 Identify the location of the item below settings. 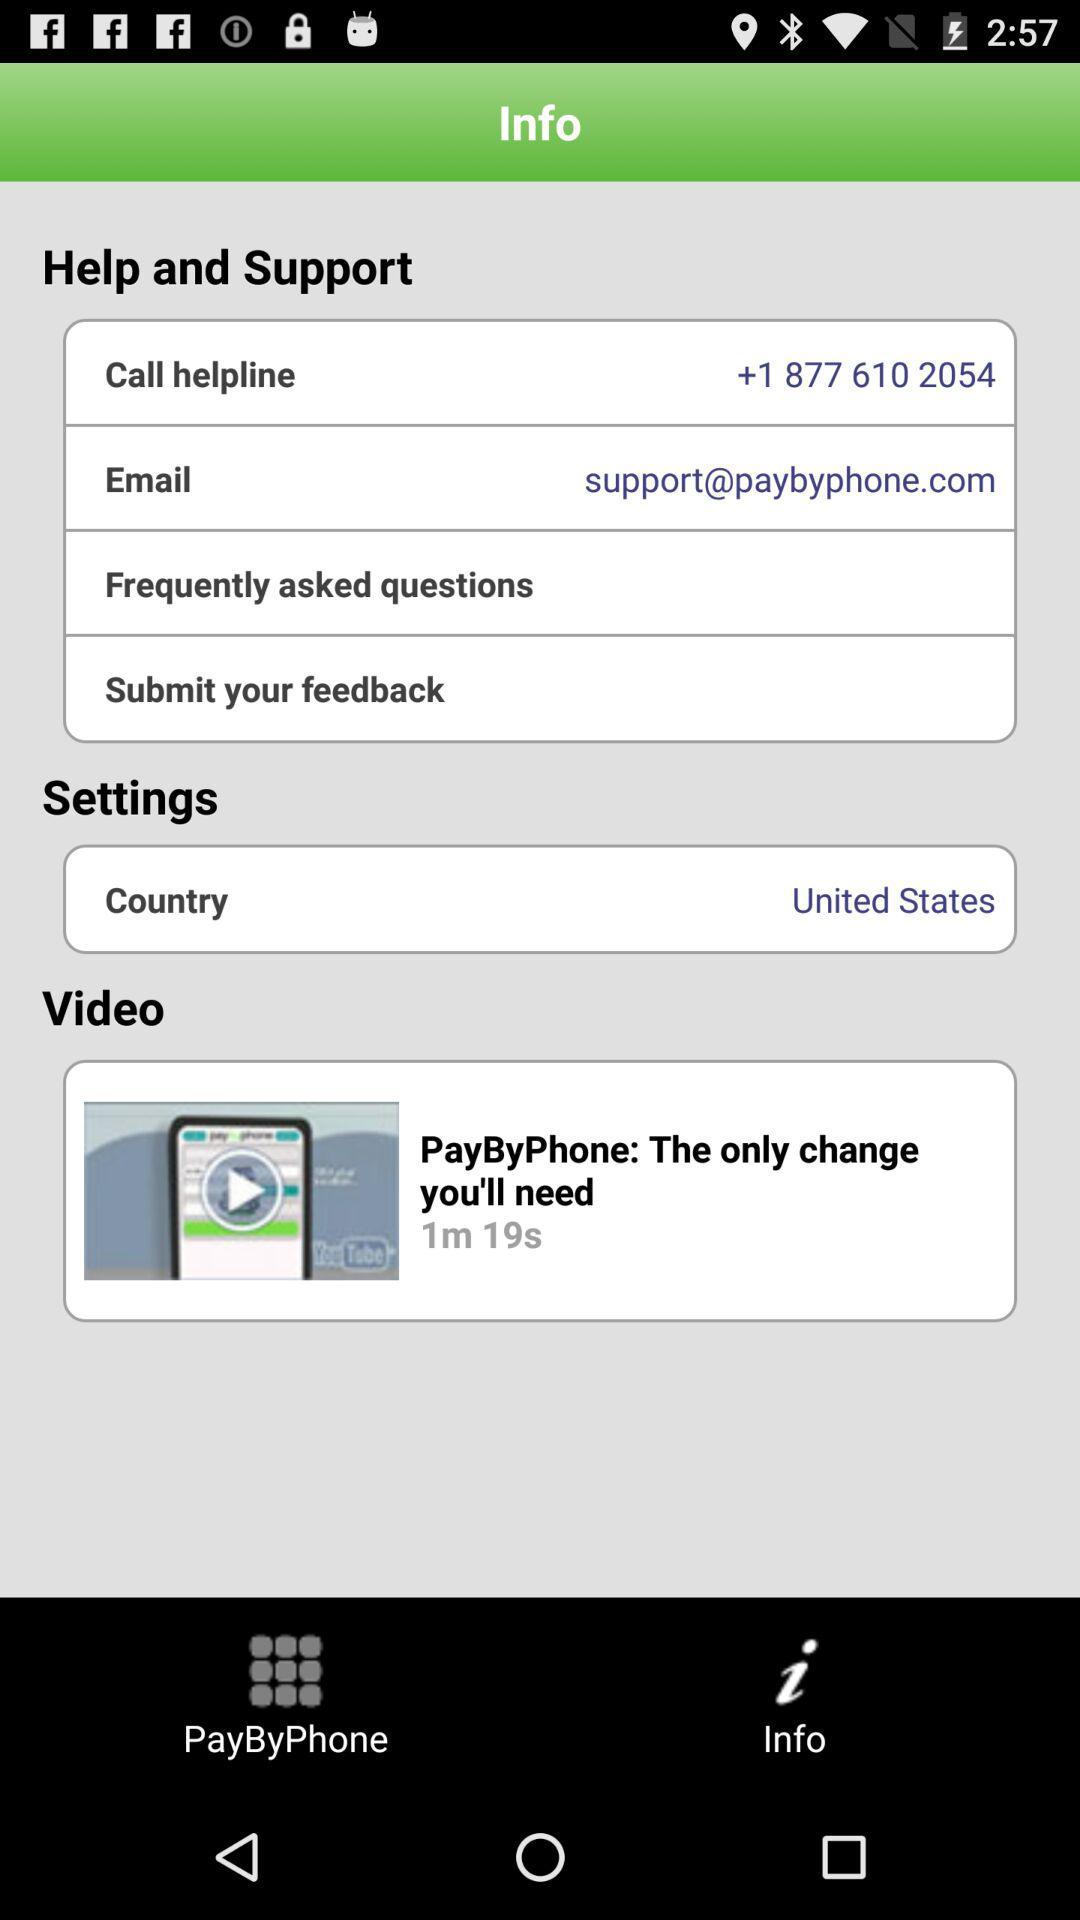
(540, 898).